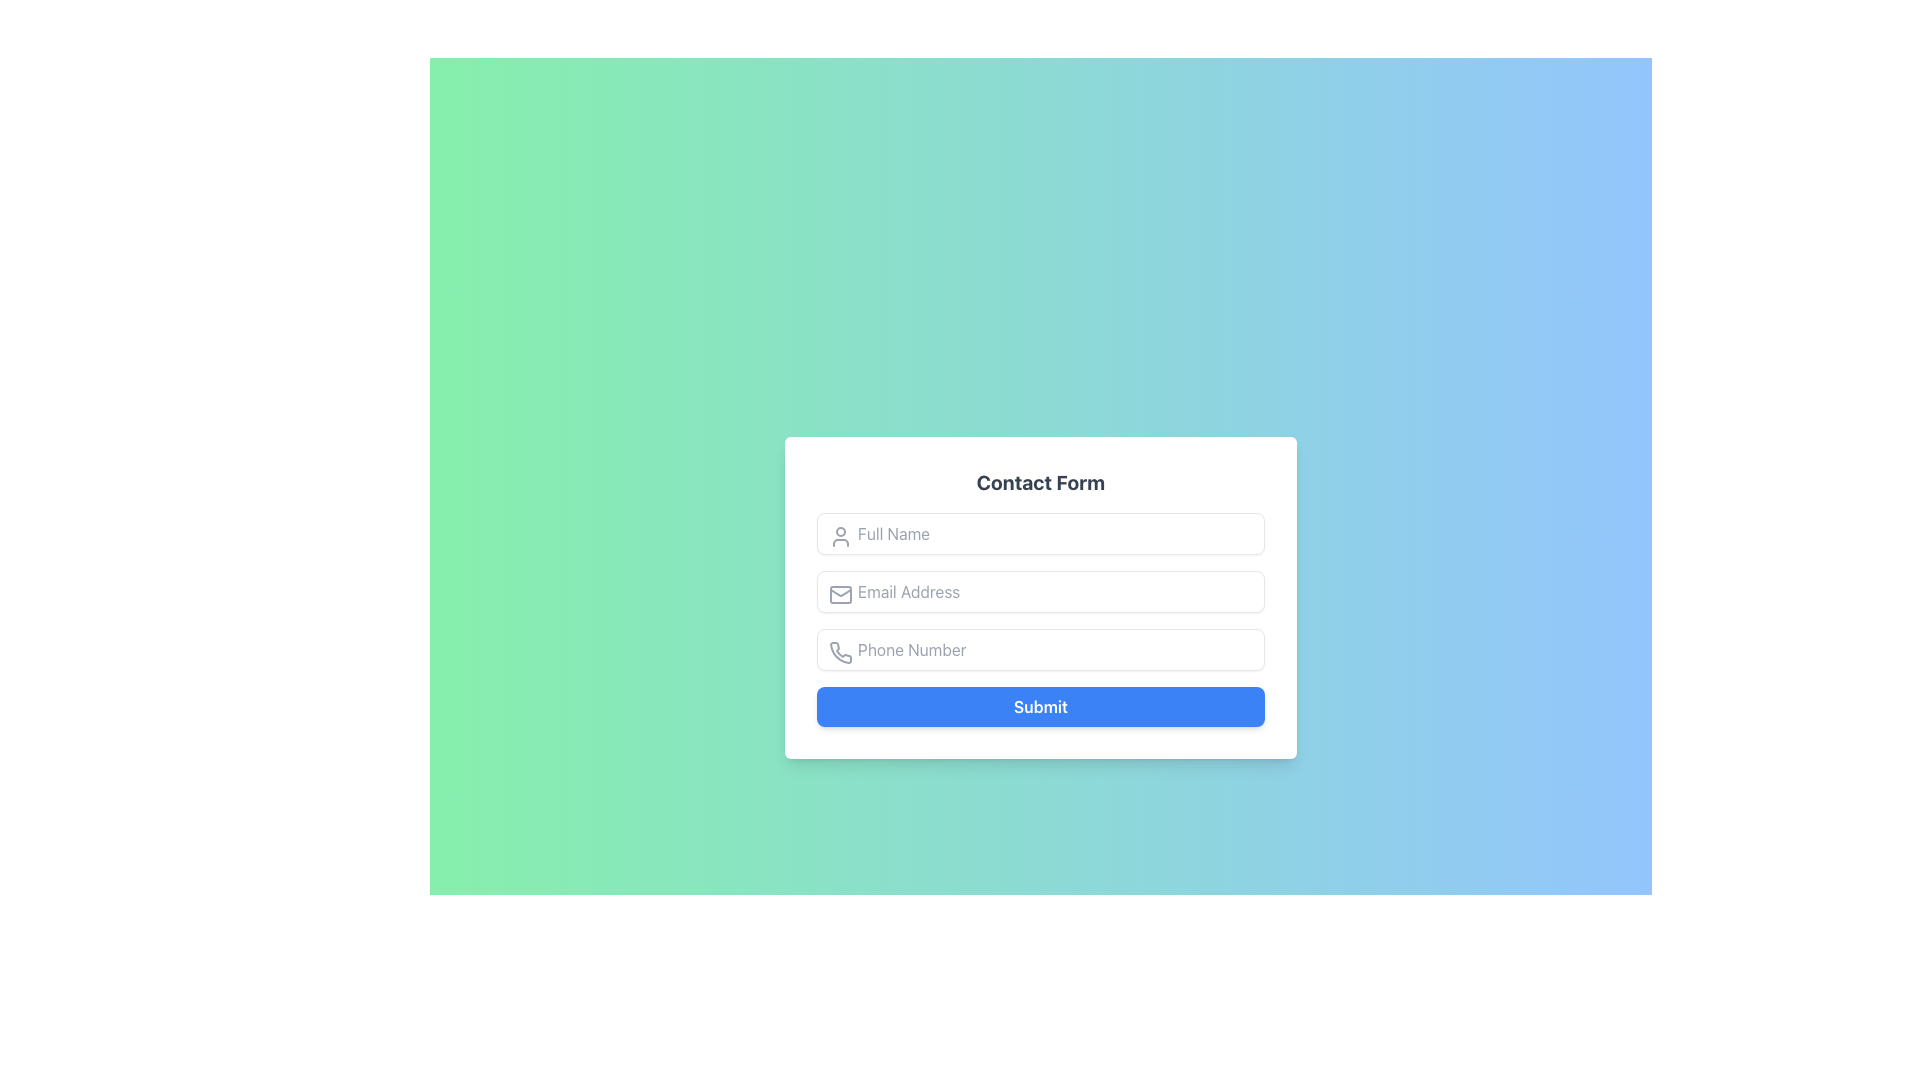 Image resolution: width=1920 pixels, height=1080 pixels. I want to click on the email input field in the 'Contact Form', which is the second field below 'Full Name' and above 'Phone Number', so click(1040, 619).